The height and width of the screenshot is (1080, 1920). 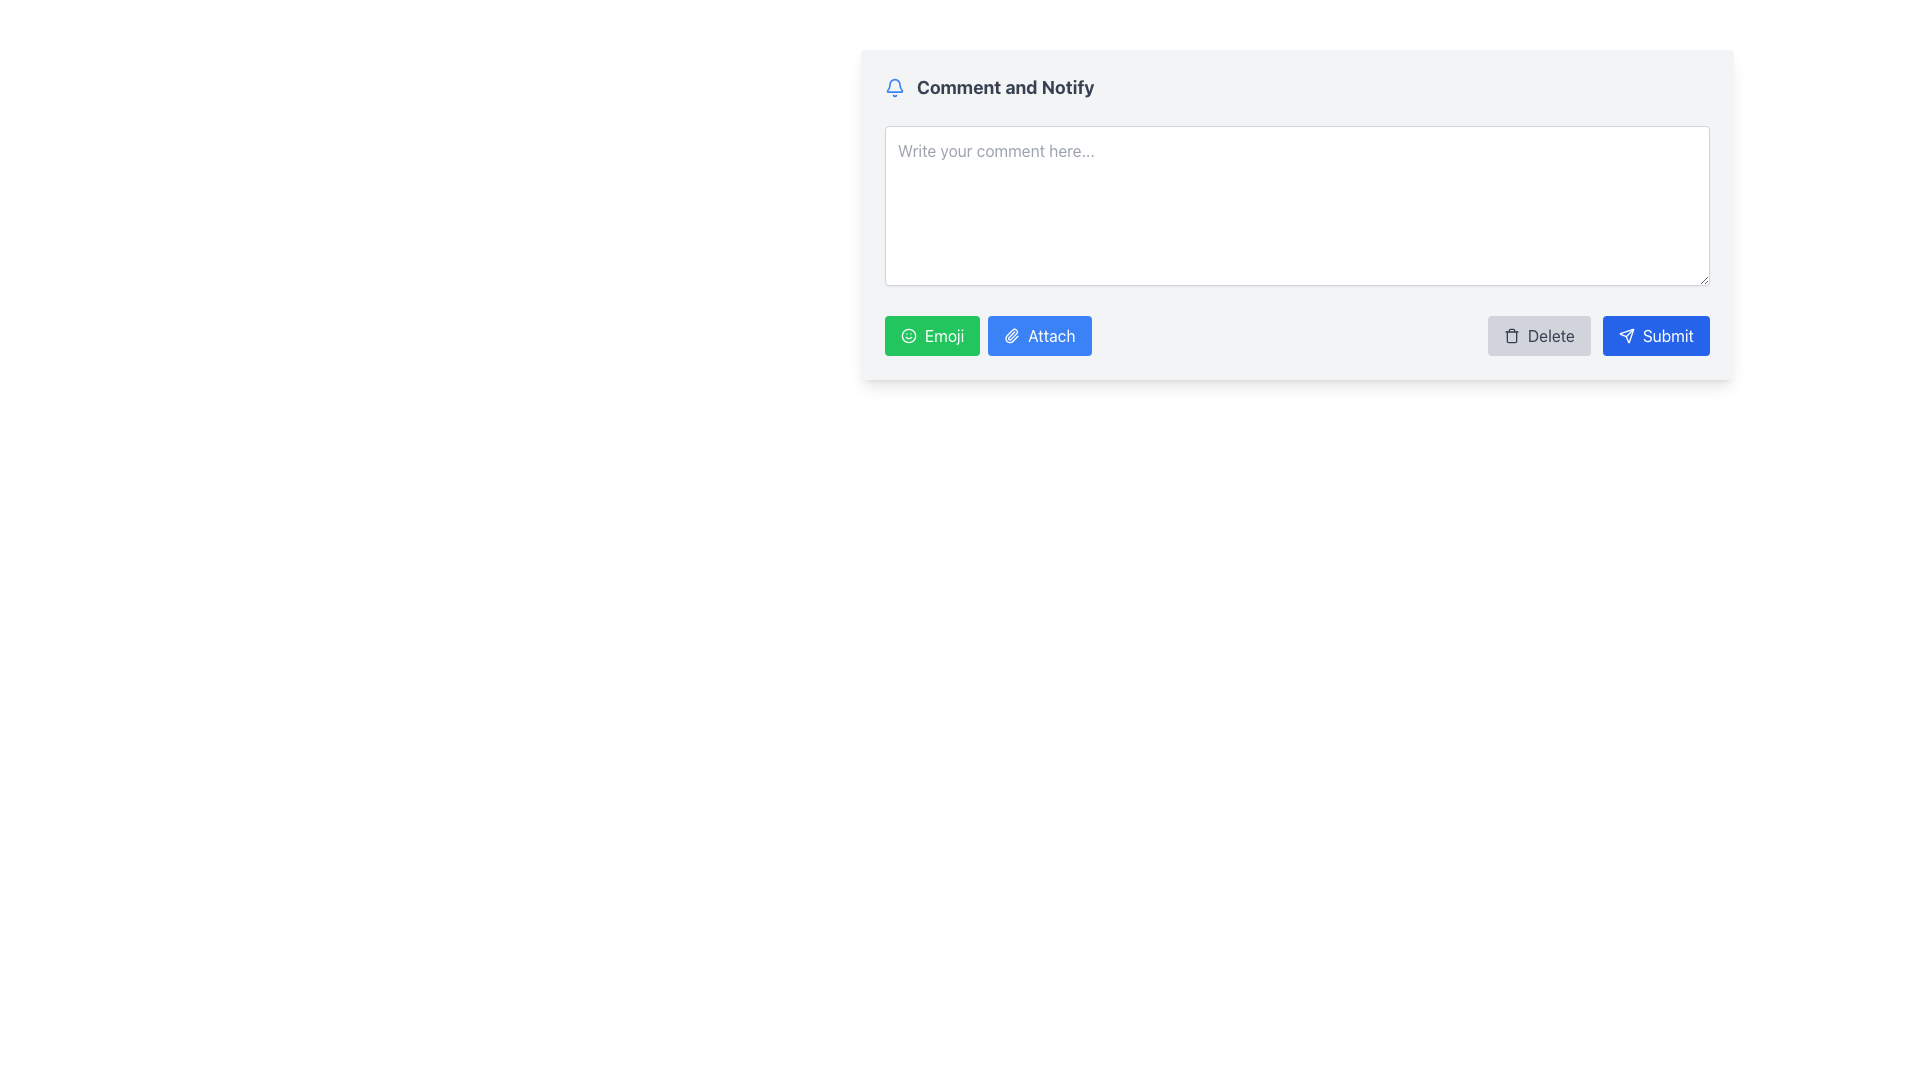 I want to click on the circular outline within the smiley face icon located in the SVG graphic on the left side of the toolbar, which is the first icon from the left in a horizontal row, so click(x=907, y=334).